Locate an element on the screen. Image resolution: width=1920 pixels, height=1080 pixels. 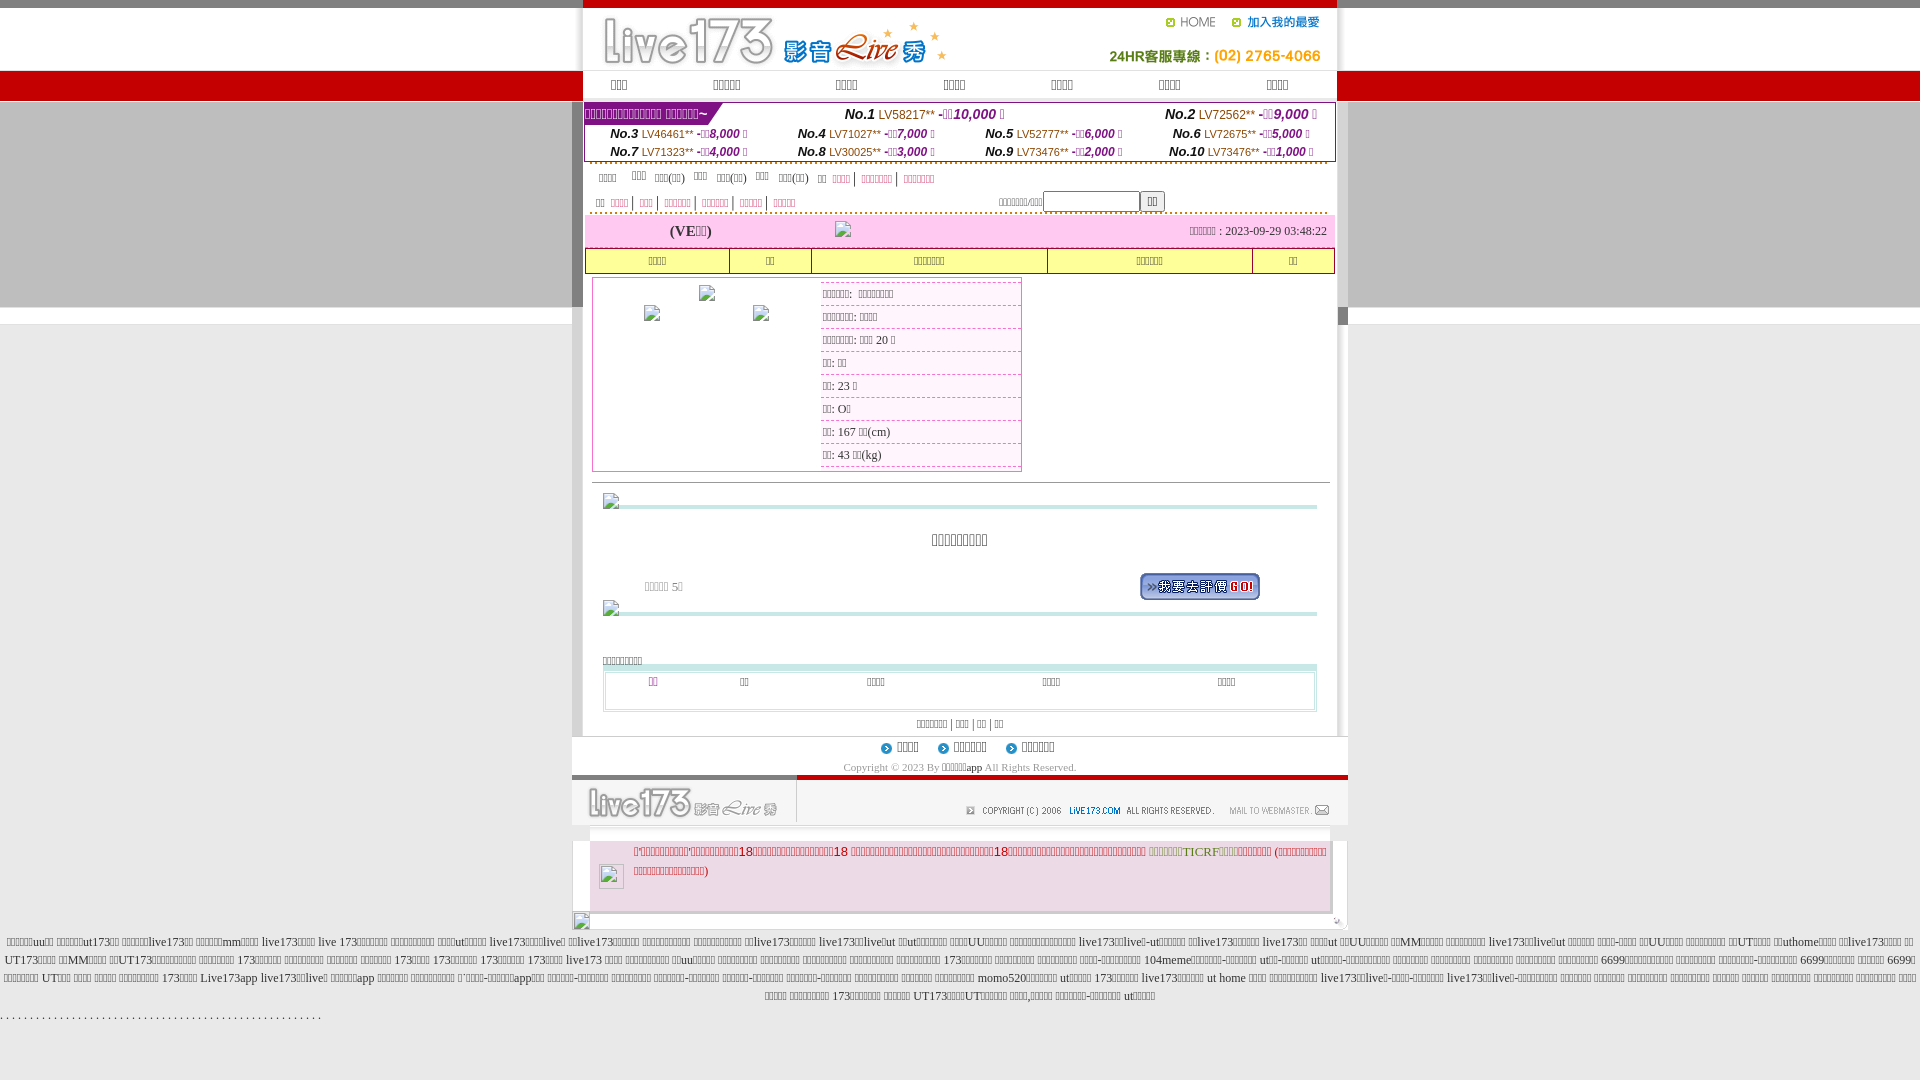
'.' is located at coordinates (240, 1014).